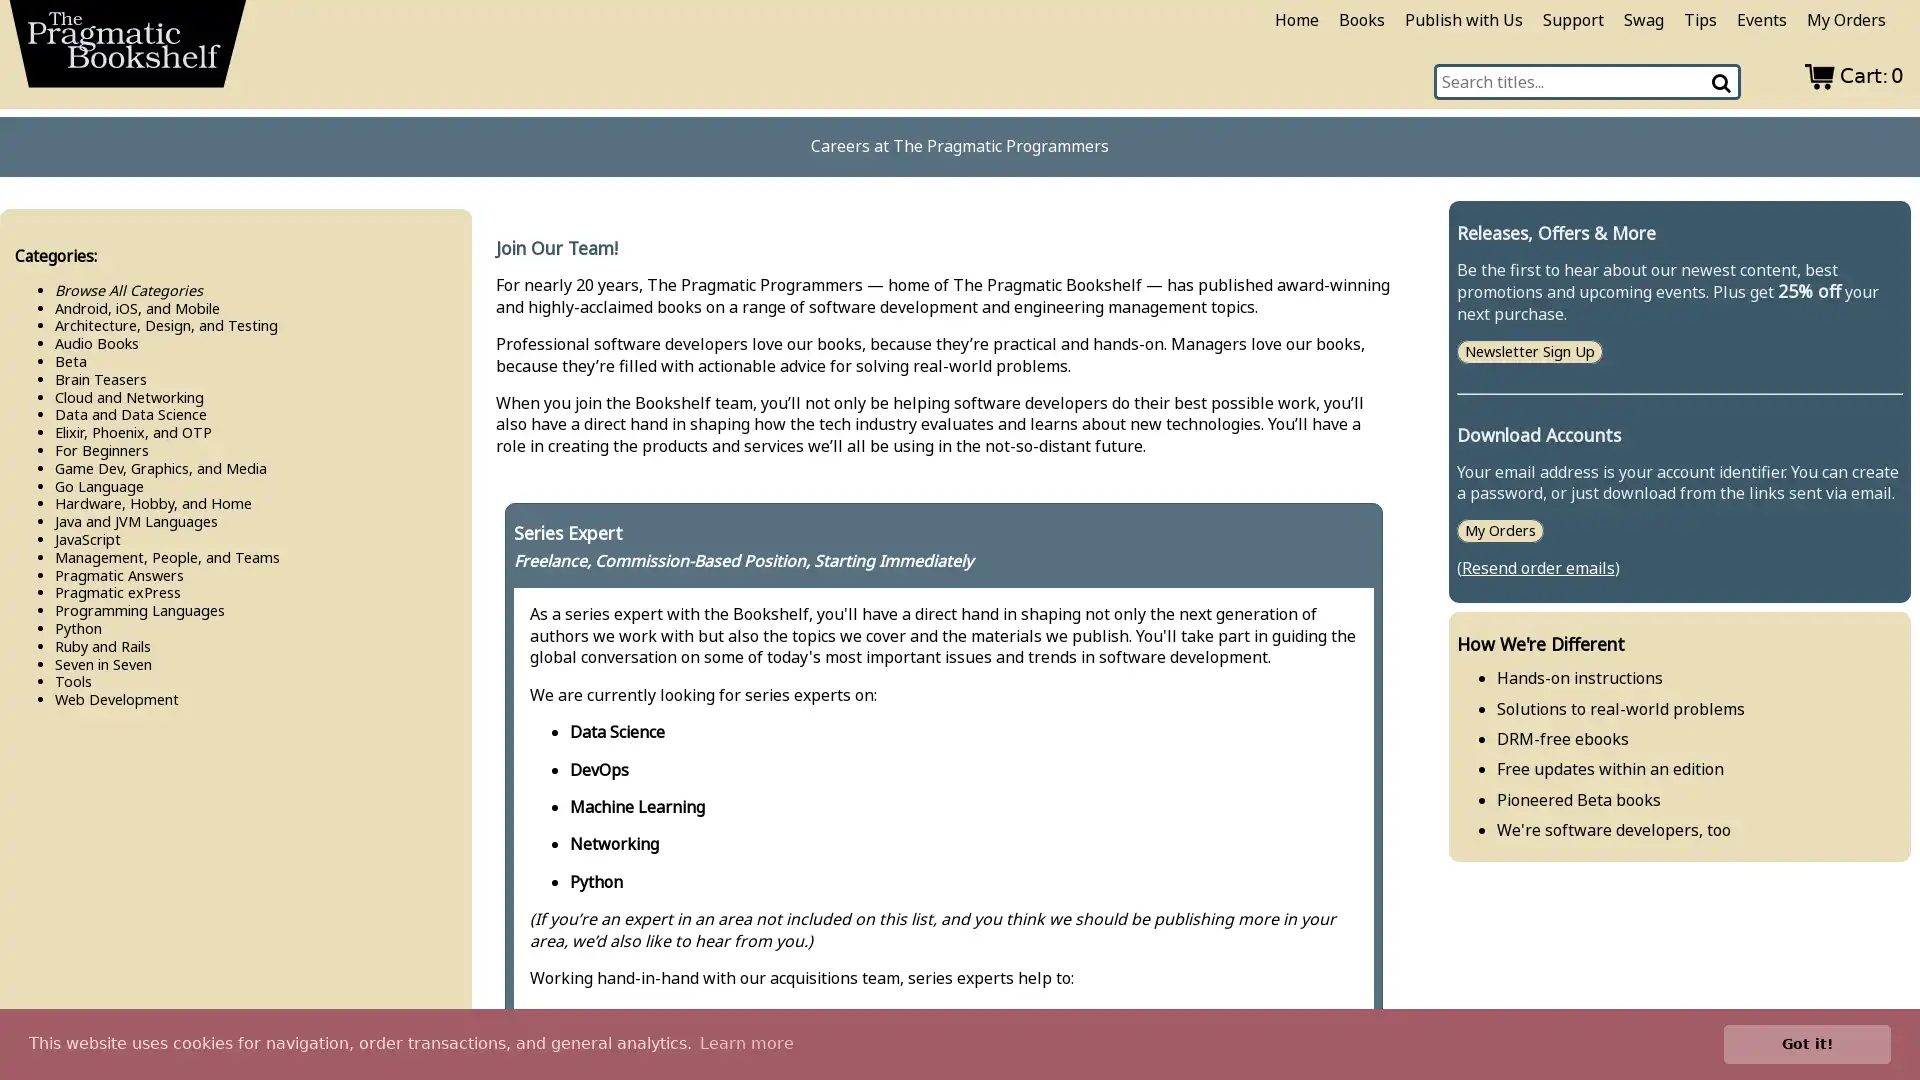 This screenshot has height=1080, width=1920. I want to click on learn more about cookies, so click(745, 1043).